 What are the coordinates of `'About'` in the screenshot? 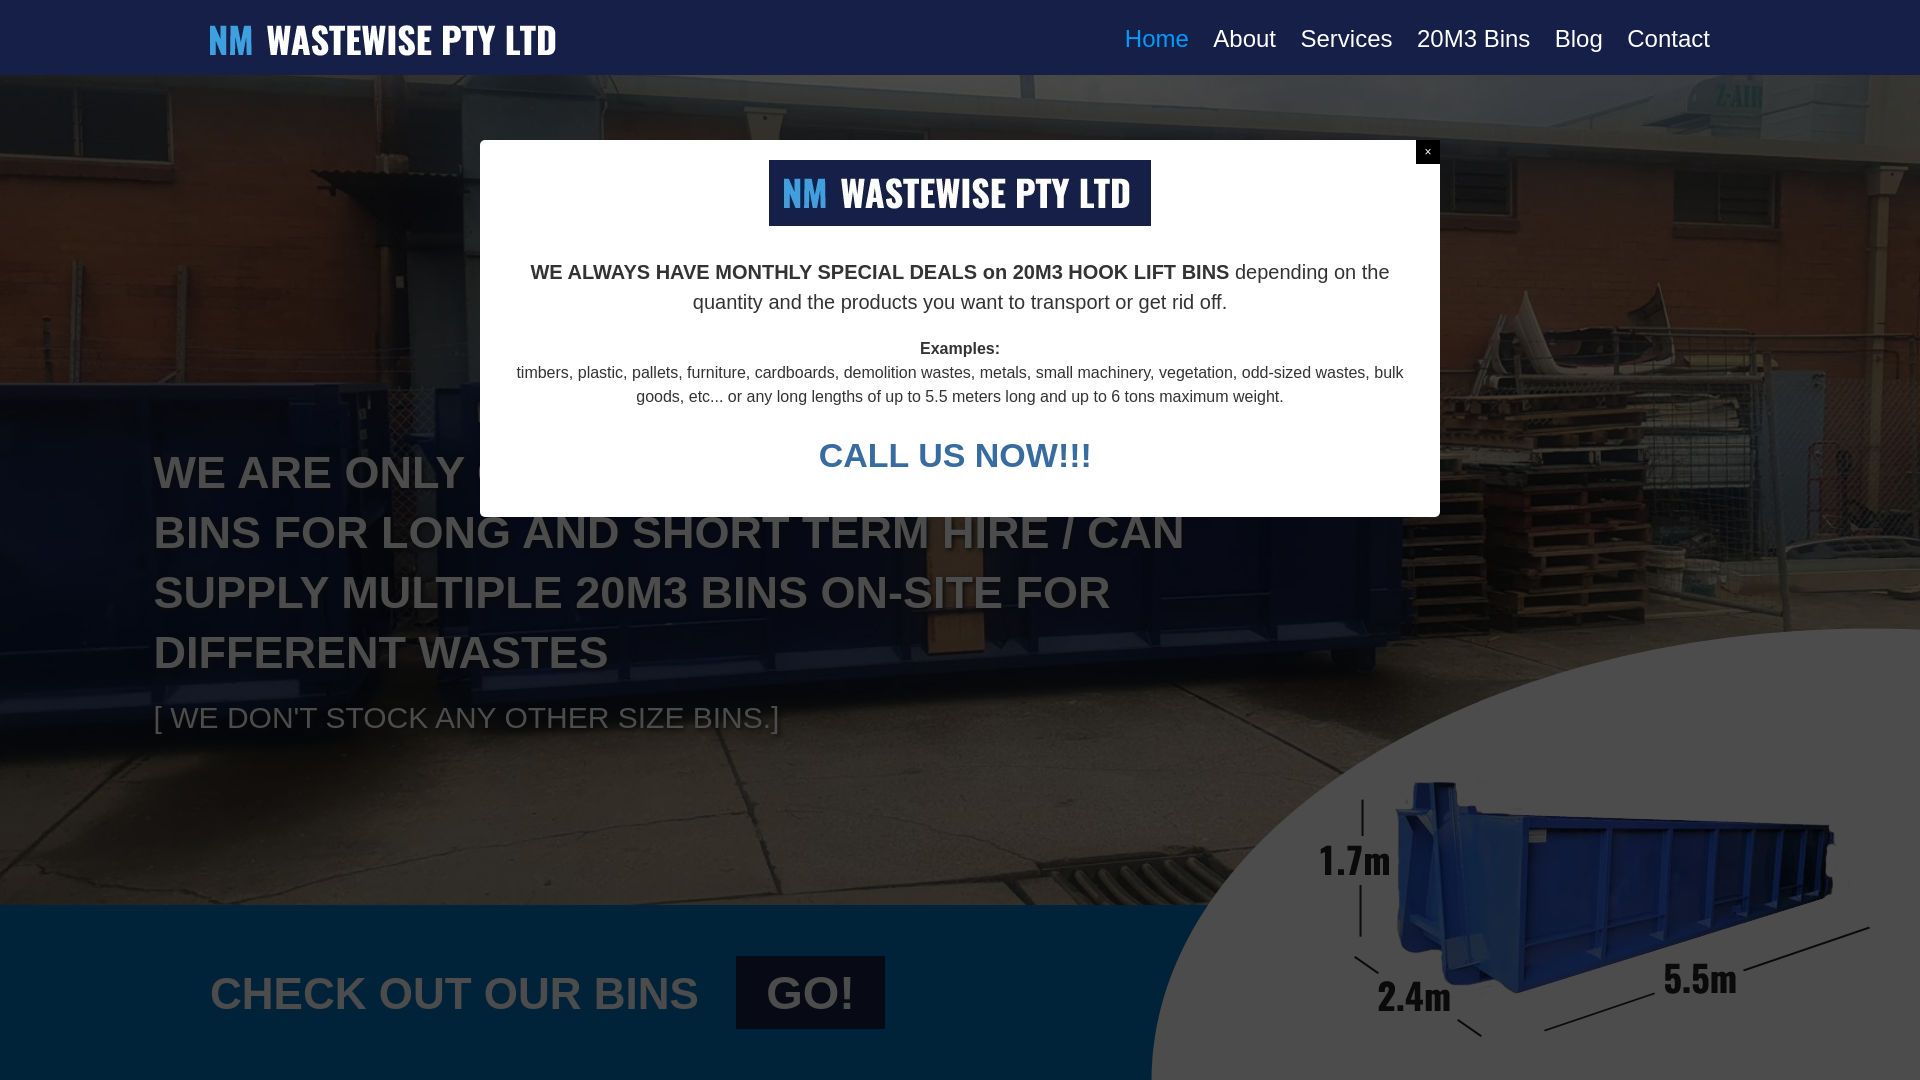 It's located at (1243, 38).